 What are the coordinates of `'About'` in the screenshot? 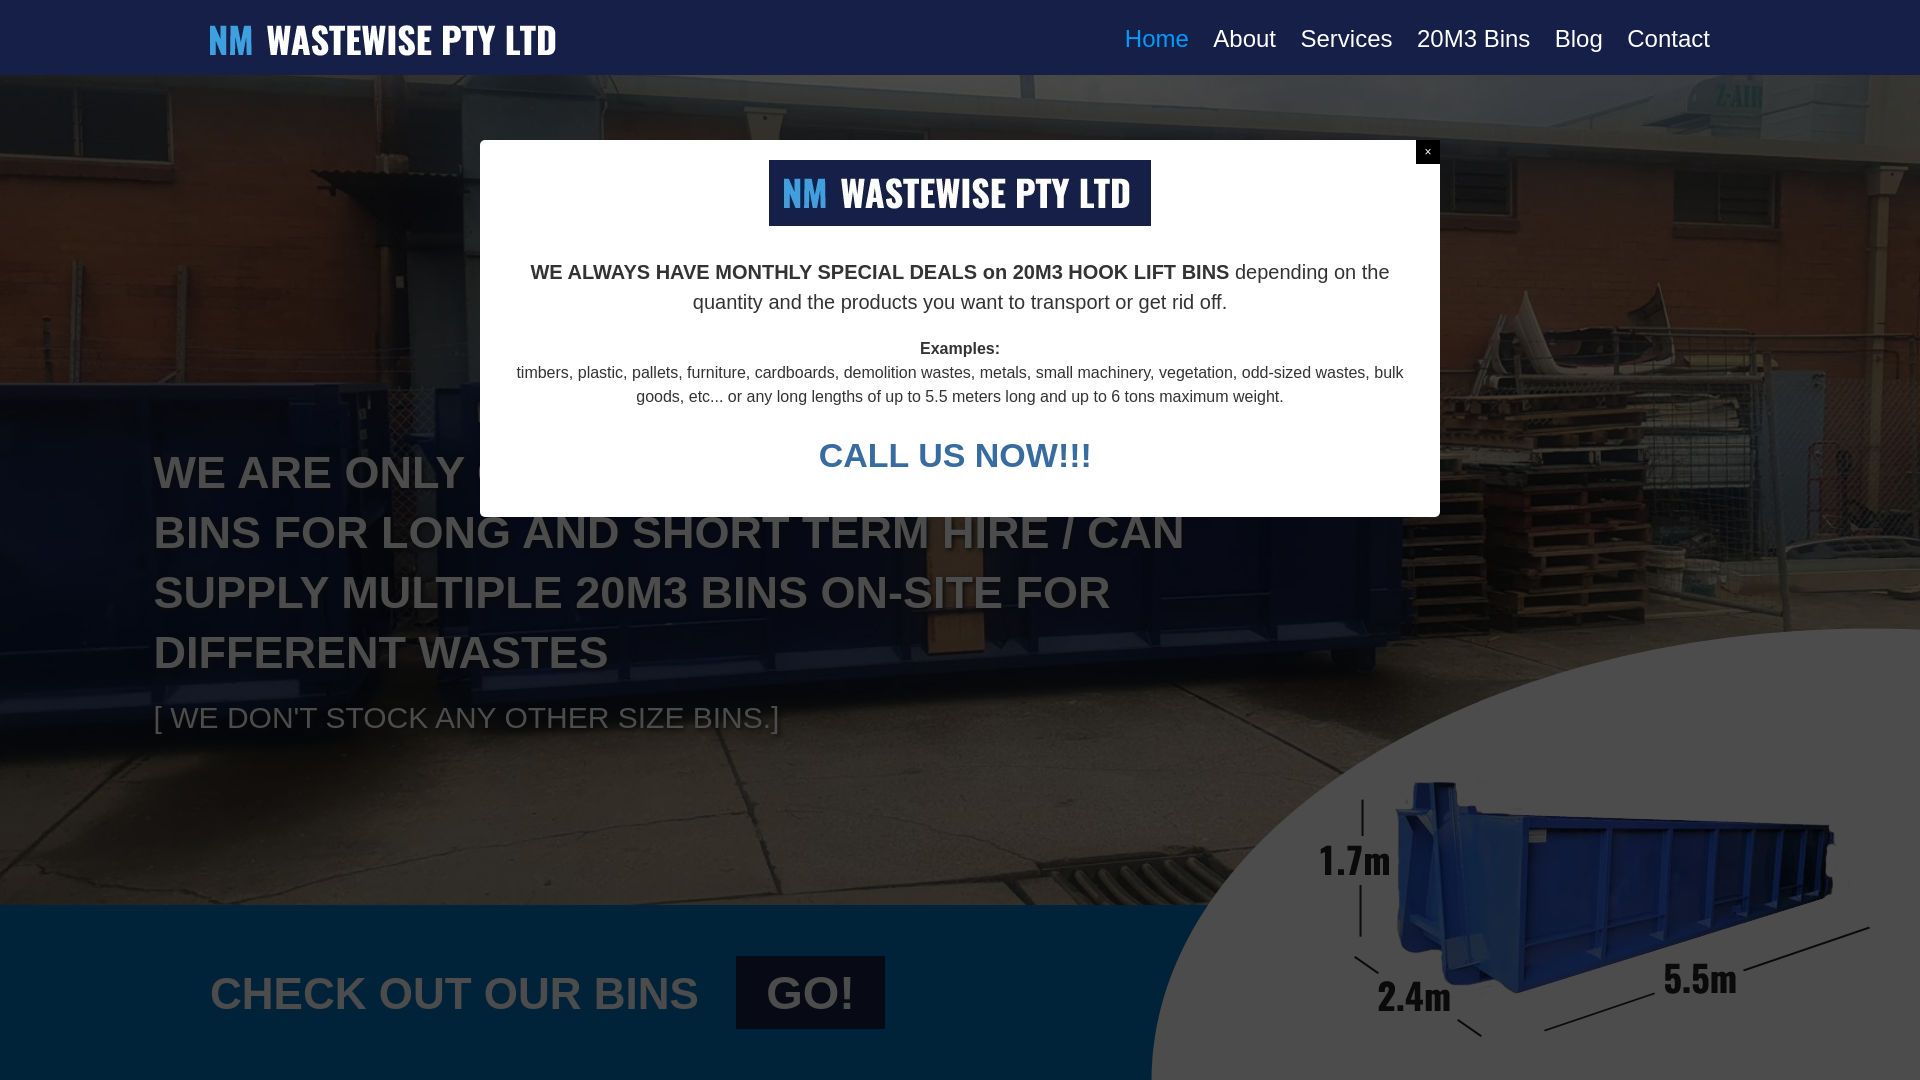 It's located at (1243, 38).